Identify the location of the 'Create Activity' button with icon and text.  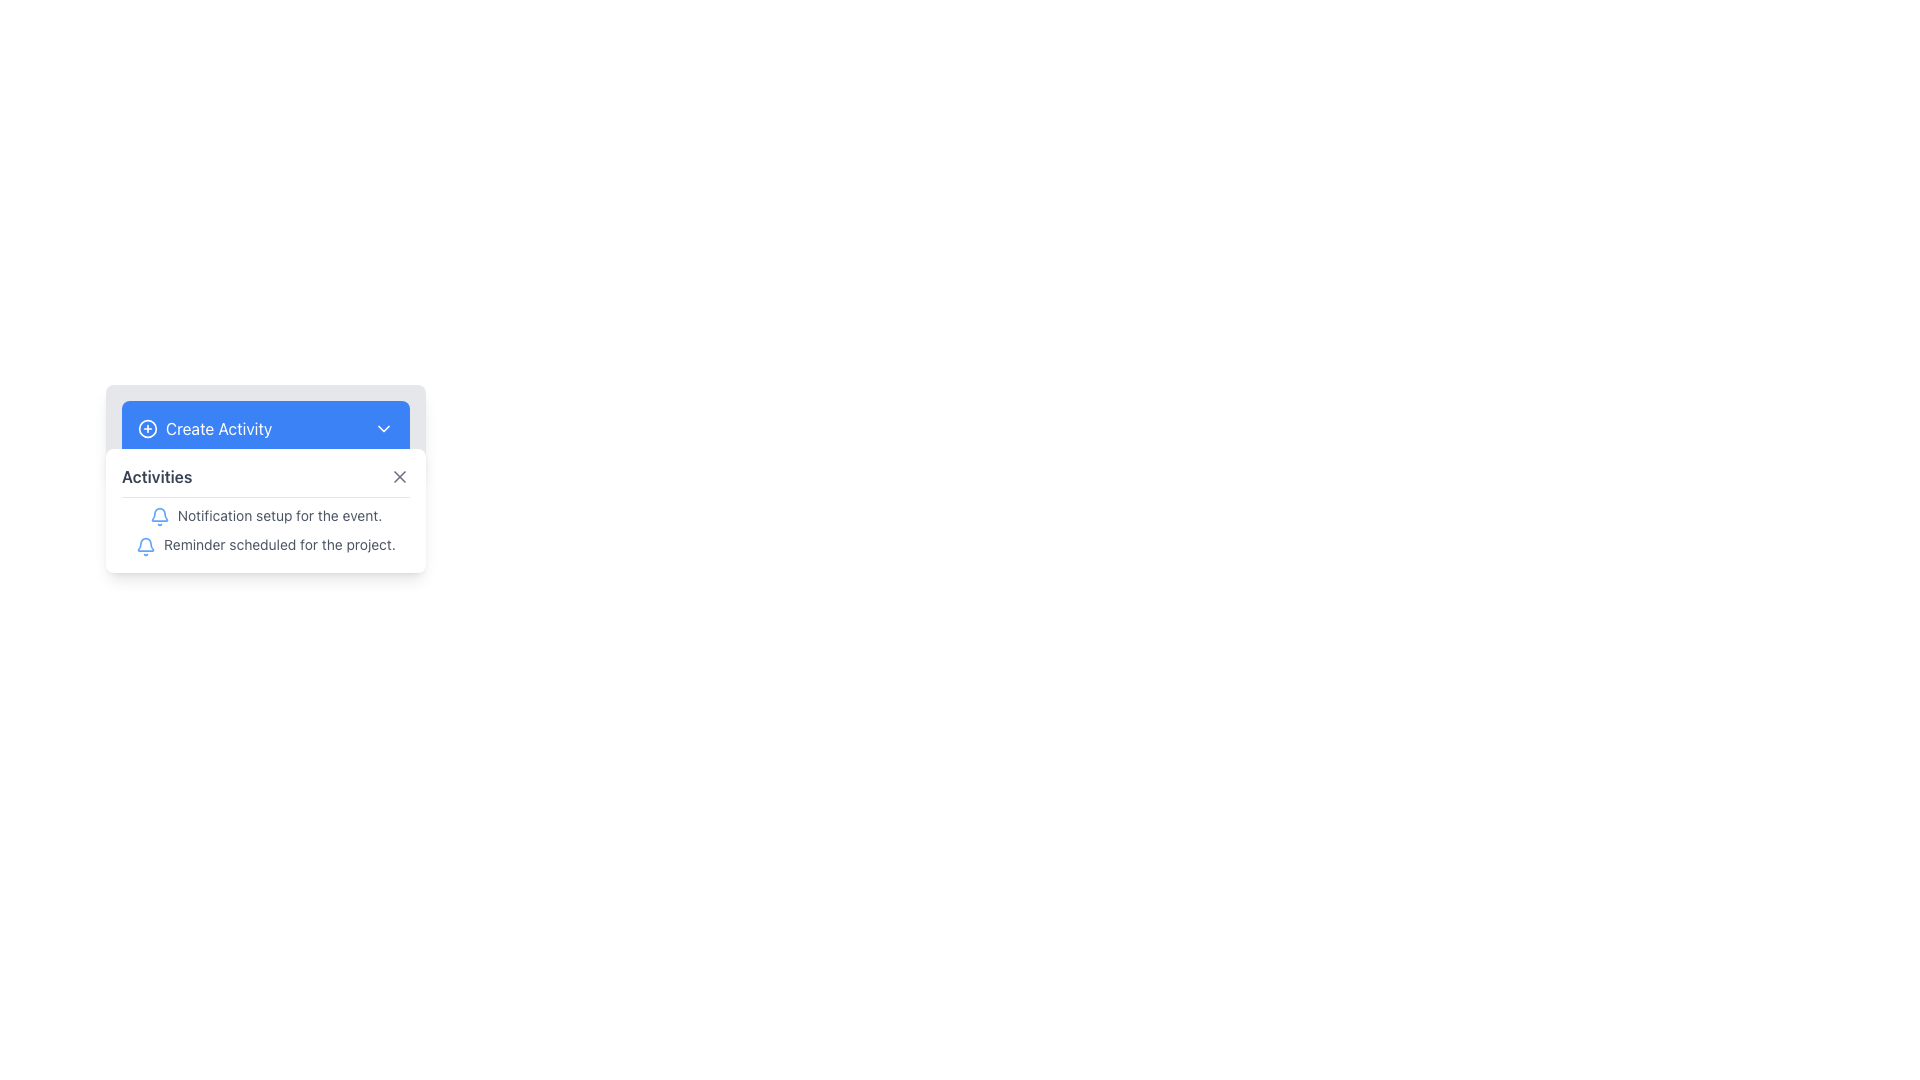
(205, 427).